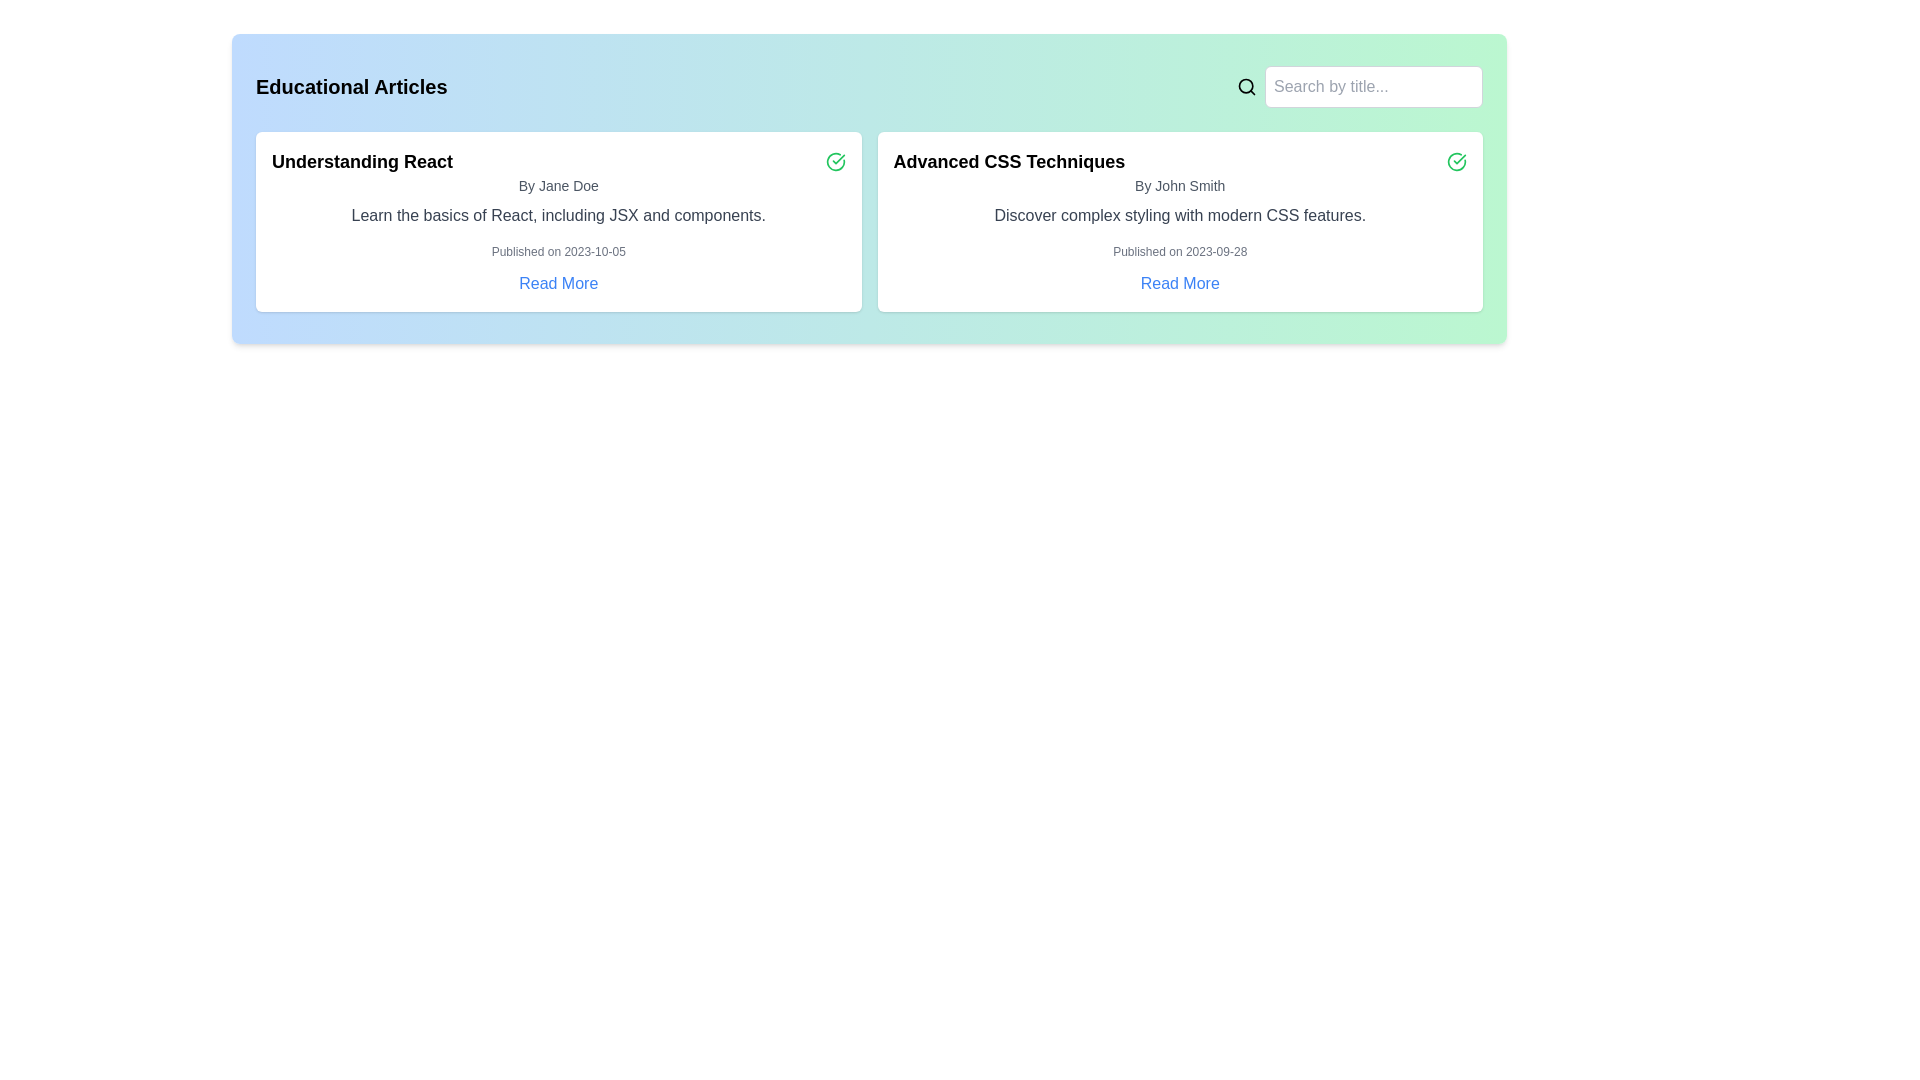 The width and height of the screenshot is (1920, 1080). I want to click on the search icon located to the left of the input field in the search bar, positioned near the upper-right section of the page layout, so click(1246, 86).